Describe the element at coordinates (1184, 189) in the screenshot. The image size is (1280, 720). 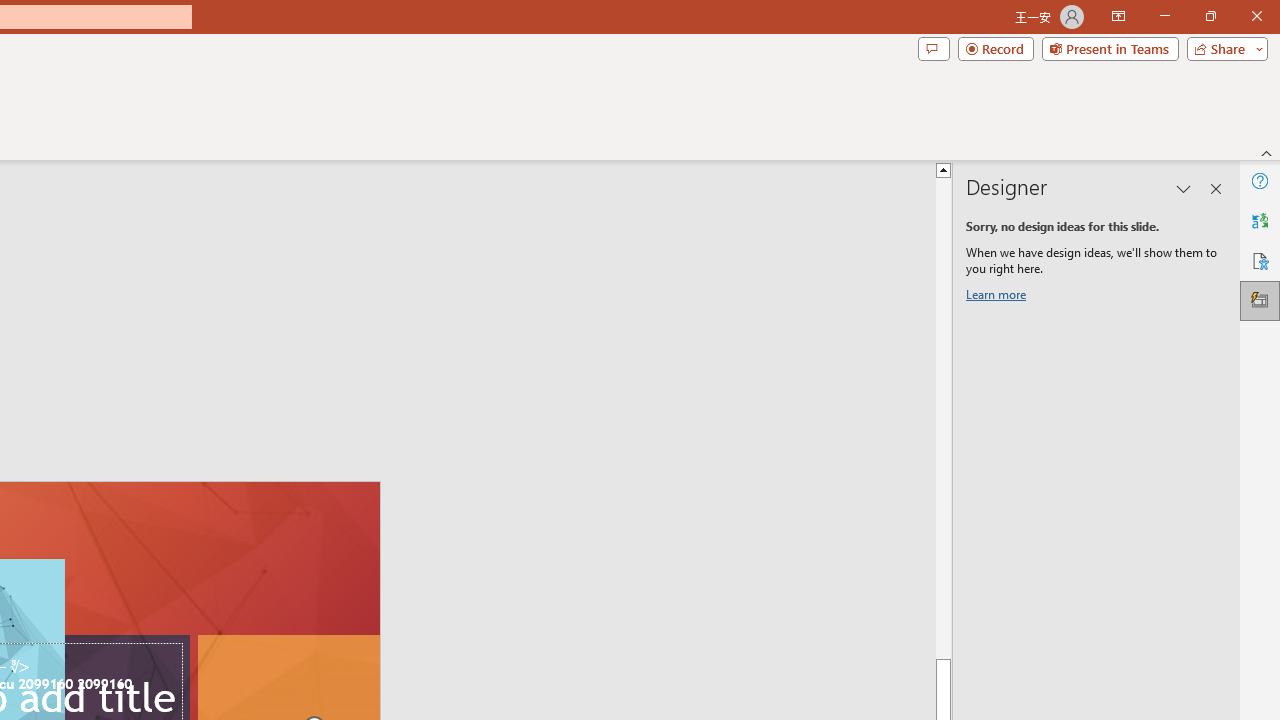
I see `'Task Pane Options'` at that location.